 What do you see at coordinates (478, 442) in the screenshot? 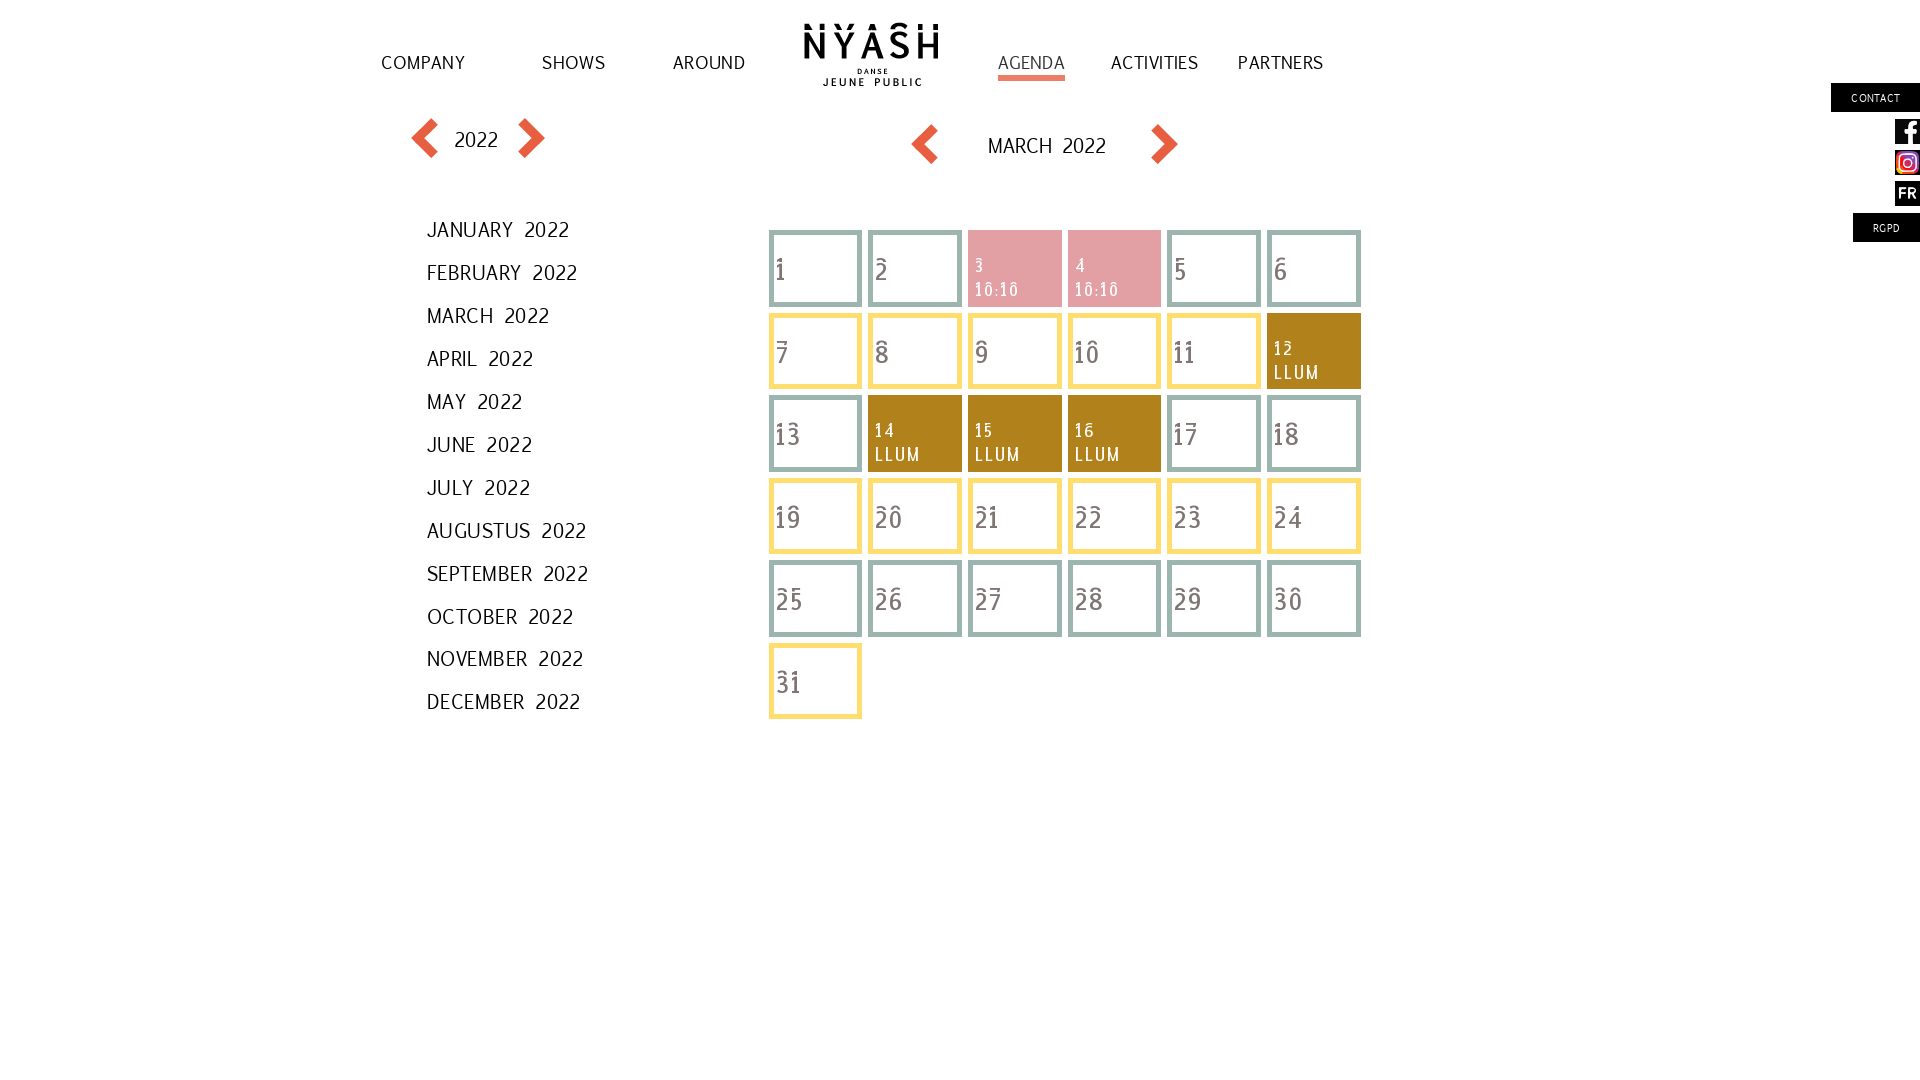
I see `'JUNE 2022'` at bounding box center [478, 442].